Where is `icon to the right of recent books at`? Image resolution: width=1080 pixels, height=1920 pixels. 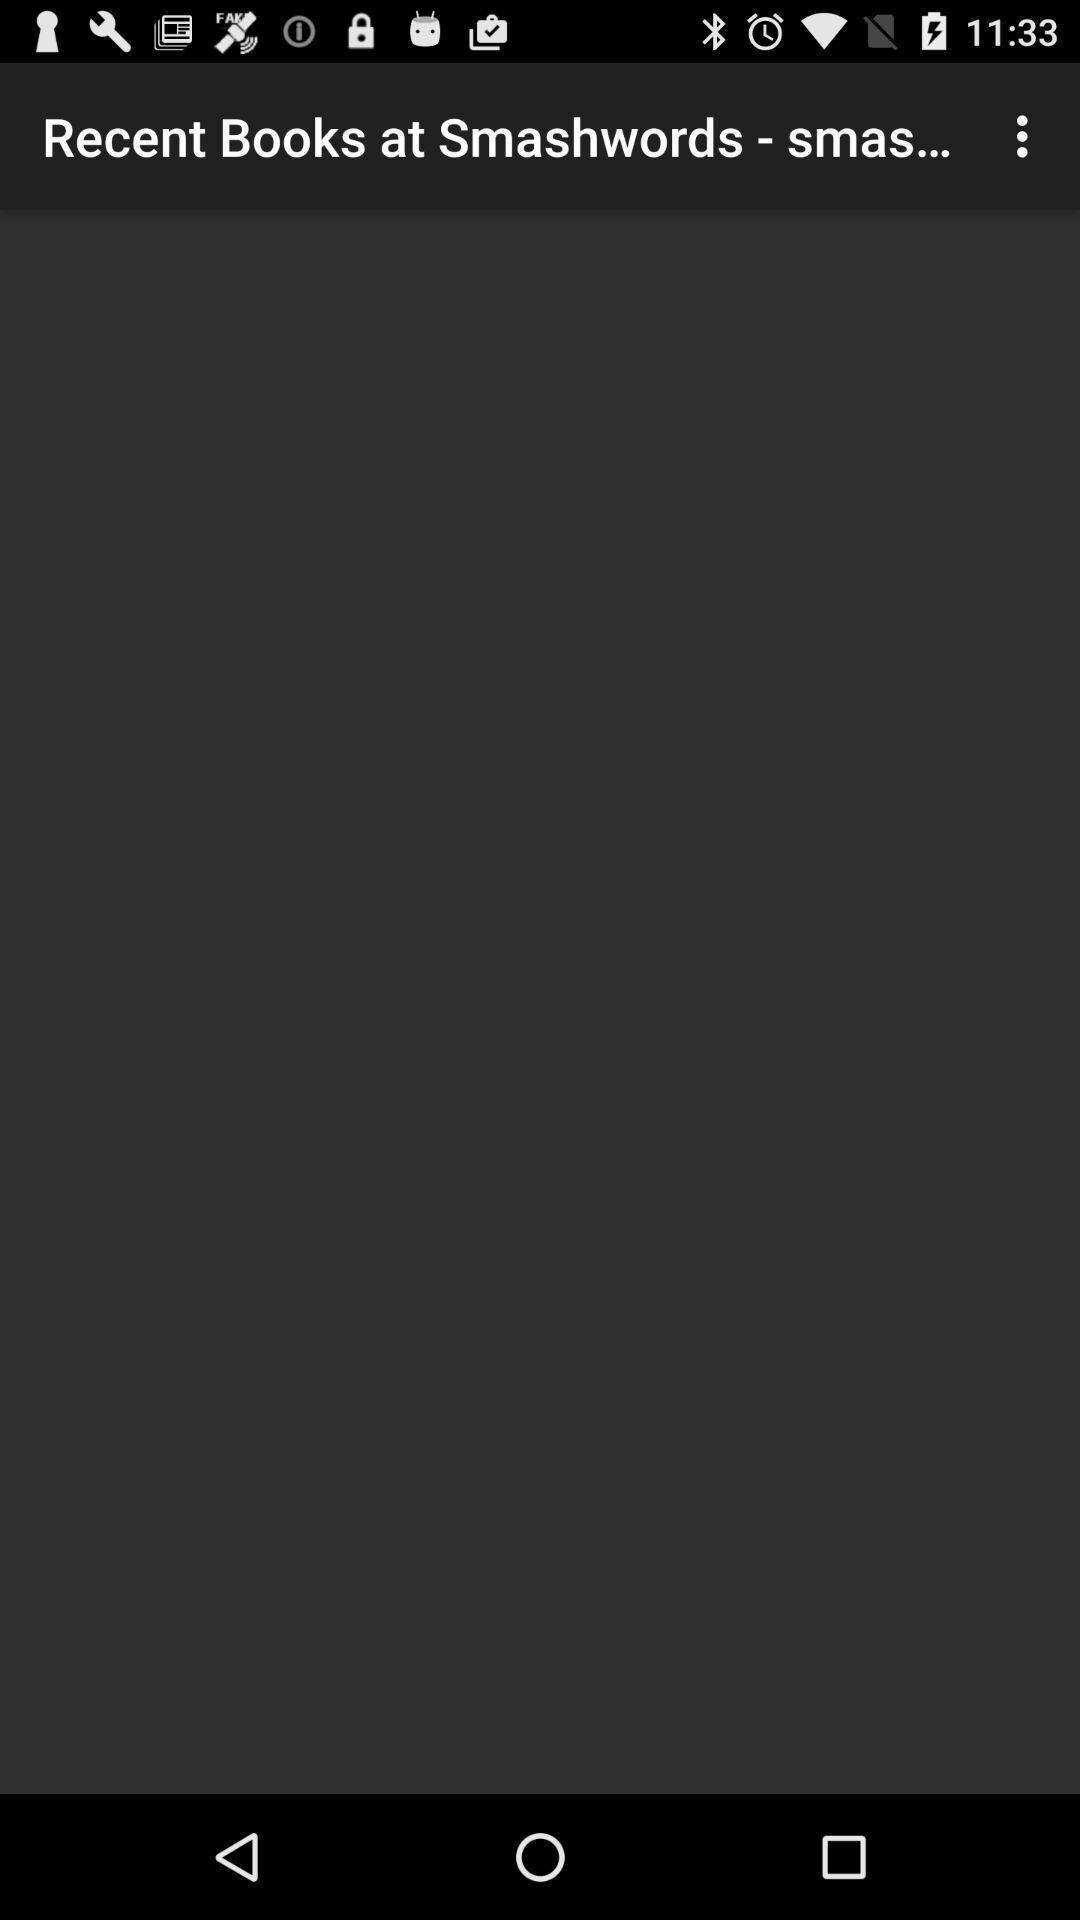
icon to the right of recent books at is located at coordinates (1027, 135).